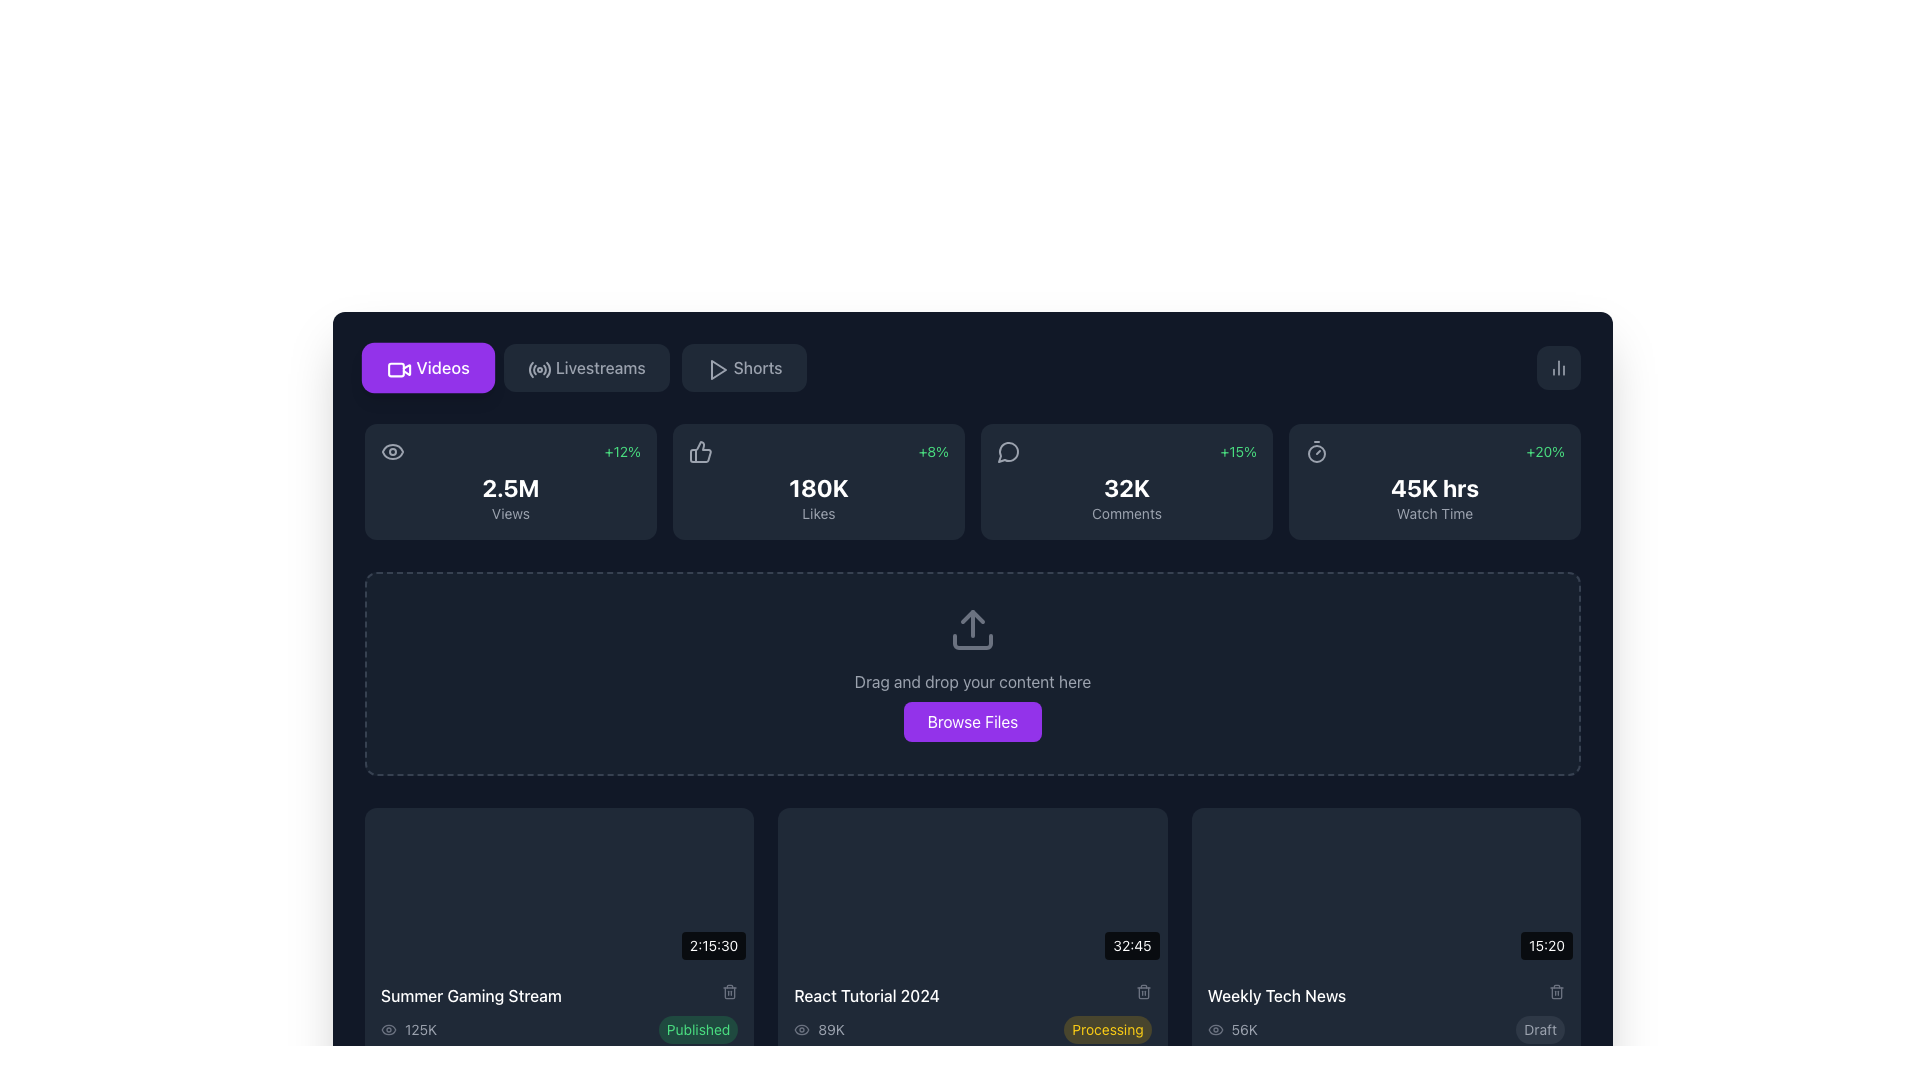 The width and height of the screenshot is (1920, 1080). Describe the element at coordinates (388, 1029) in the screenshot. I see `the eye icon graphic component within the SVG, which serves as a visual indicator for view-related statistics or settings` at that location.